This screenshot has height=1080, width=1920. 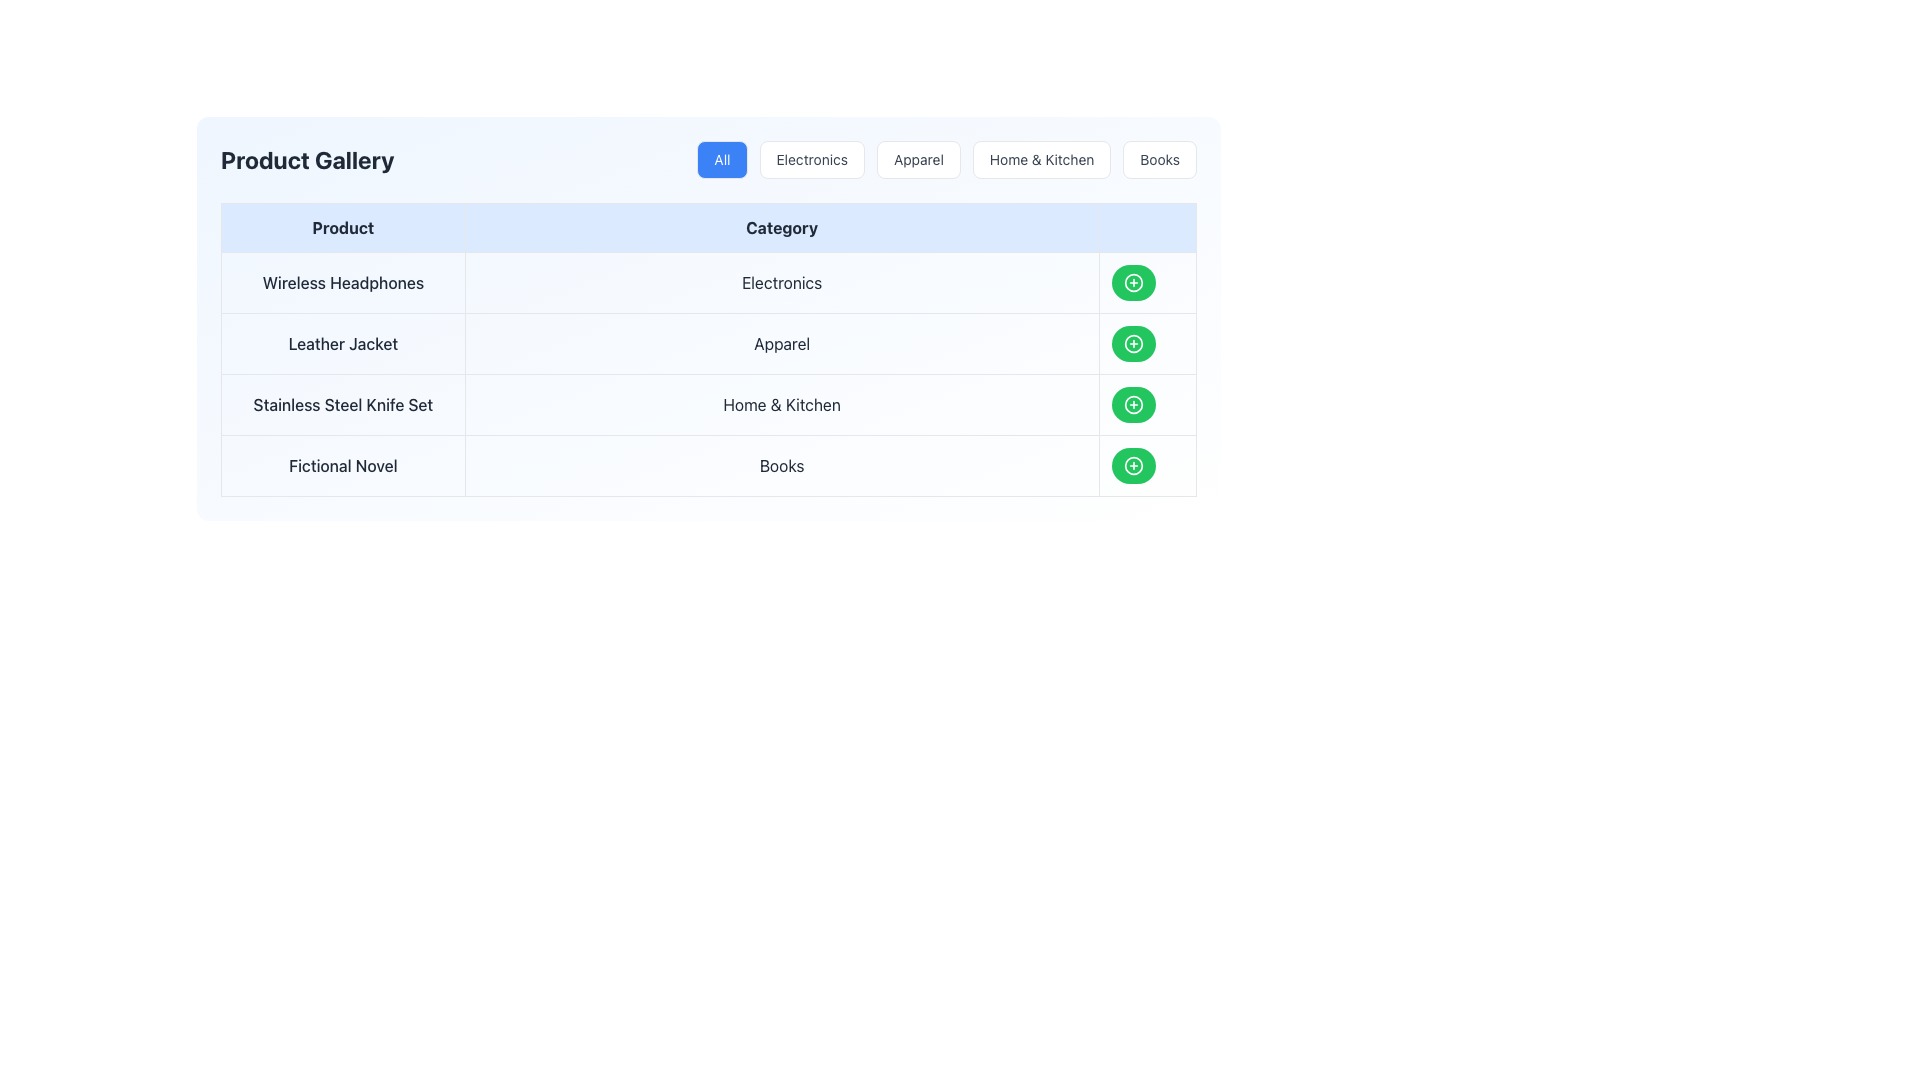 I want to click on the Text label identifying the product name in the second row of the grid layout under the 'Product' column header, which is the first text item in this row, so click(x=343, y=342).